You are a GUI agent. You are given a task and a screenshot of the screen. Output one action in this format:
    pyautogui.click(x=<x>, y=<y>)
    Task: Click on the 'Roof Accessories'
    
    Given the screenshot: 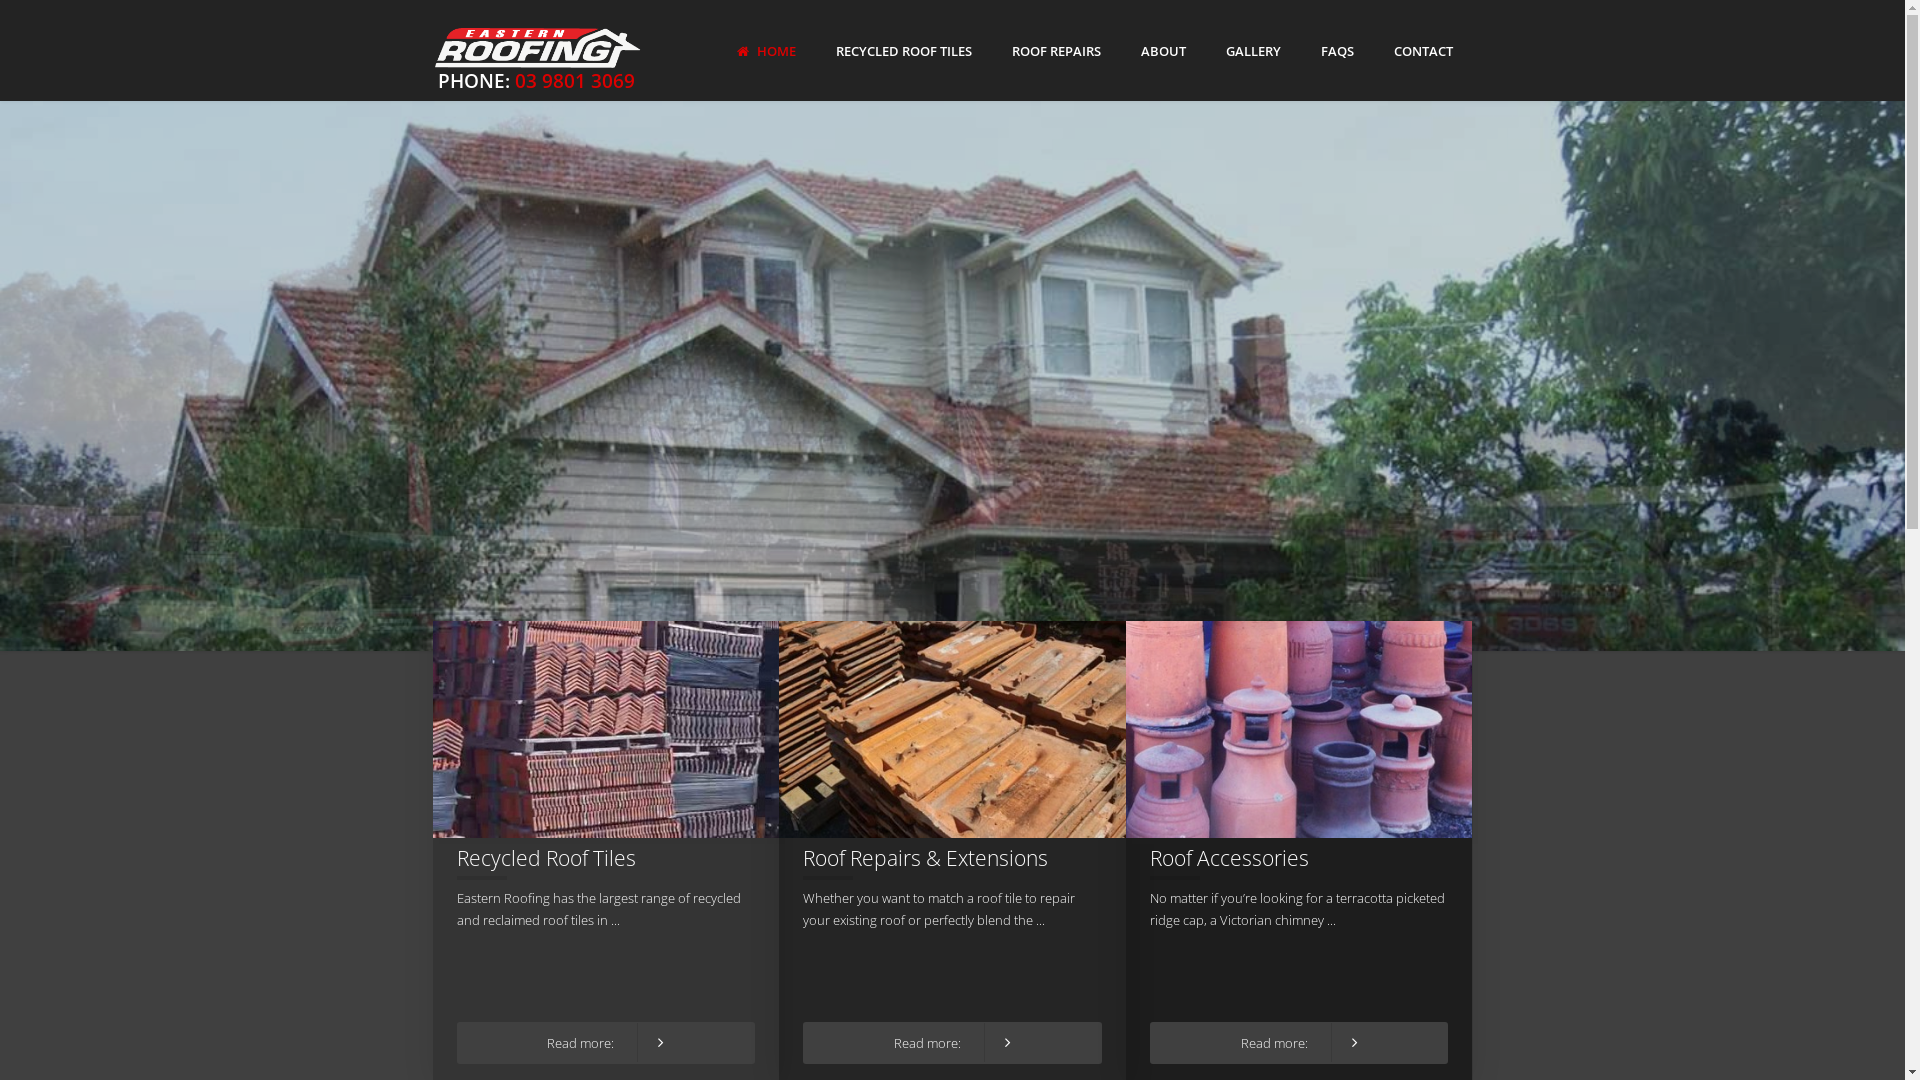 What is the action you would take?
    pyautogui.click(x=1228, y=856)
    